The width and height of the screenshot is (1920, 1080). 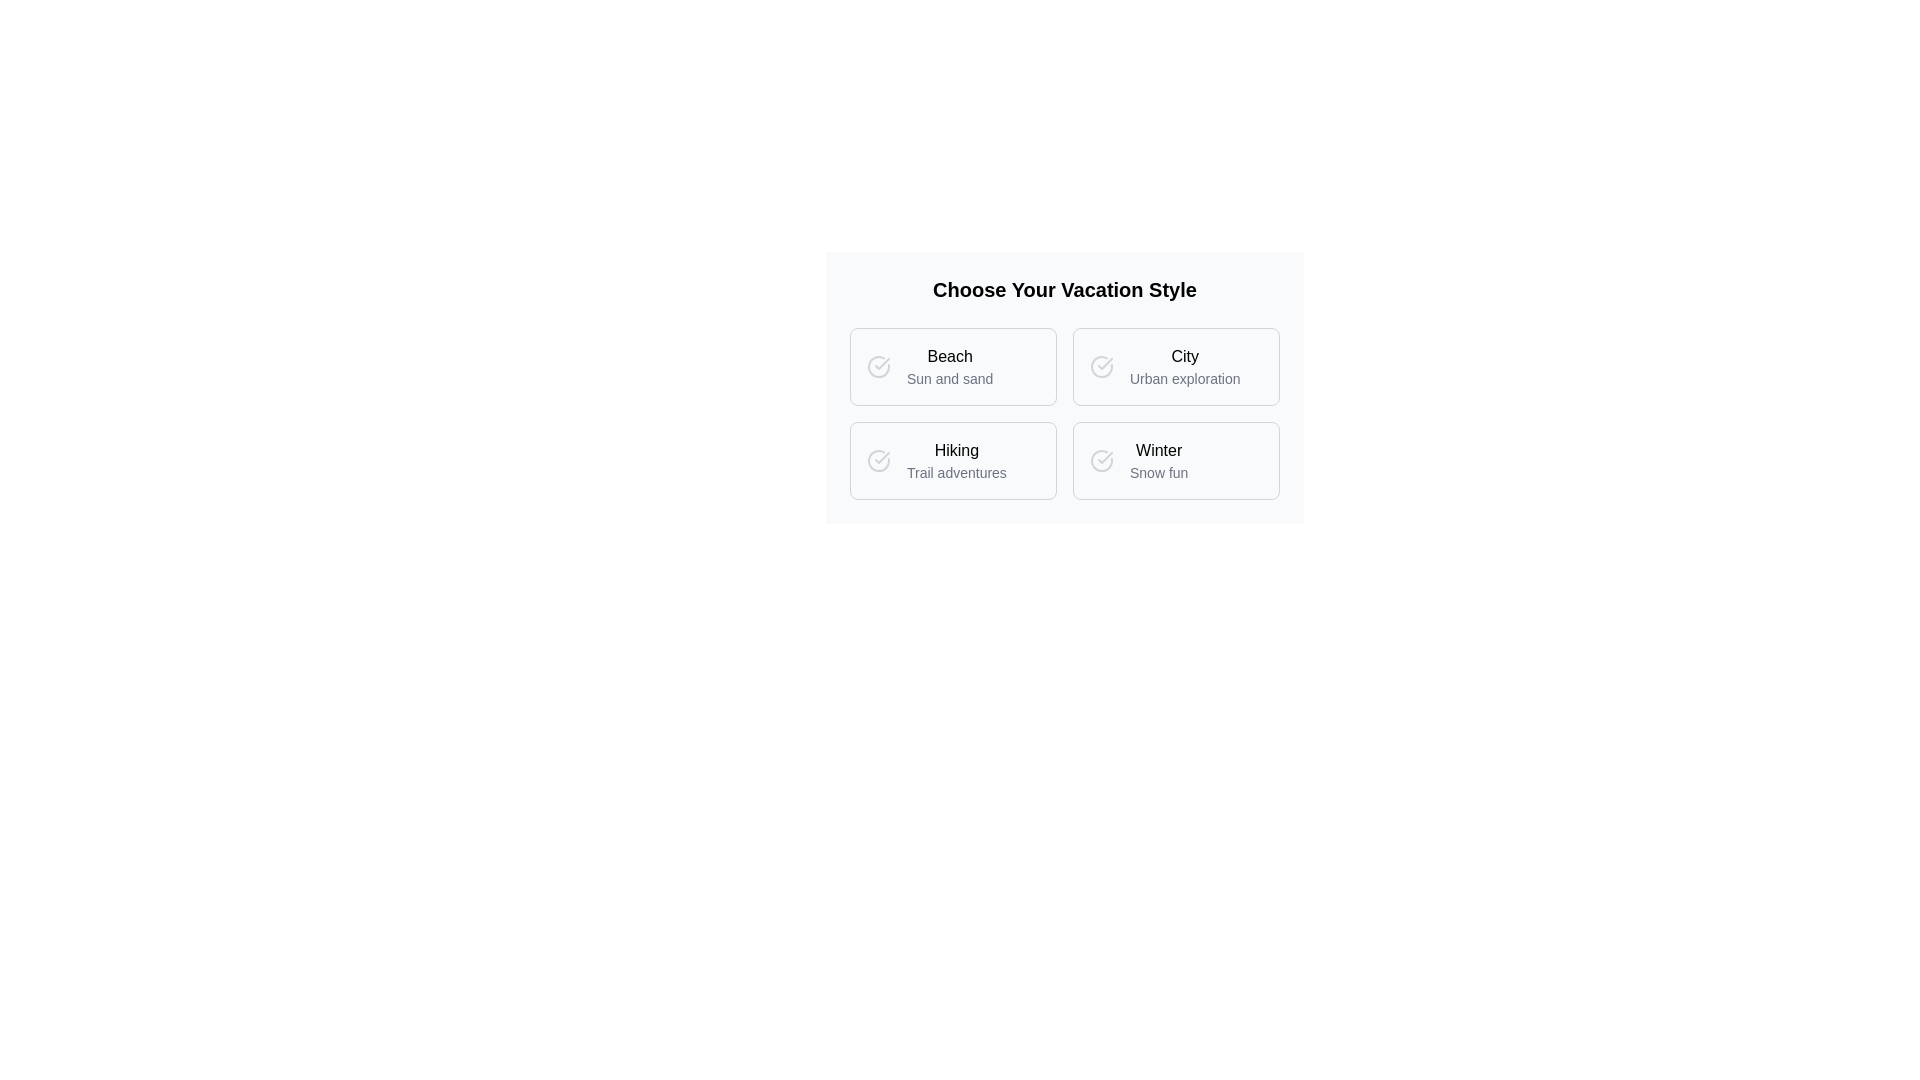 I want to click on header text element stating 'Choose Your Vacation Style', which is a bold, large-sized text label centrally aligned at the top of the interface, so click(x=1064, y=289).